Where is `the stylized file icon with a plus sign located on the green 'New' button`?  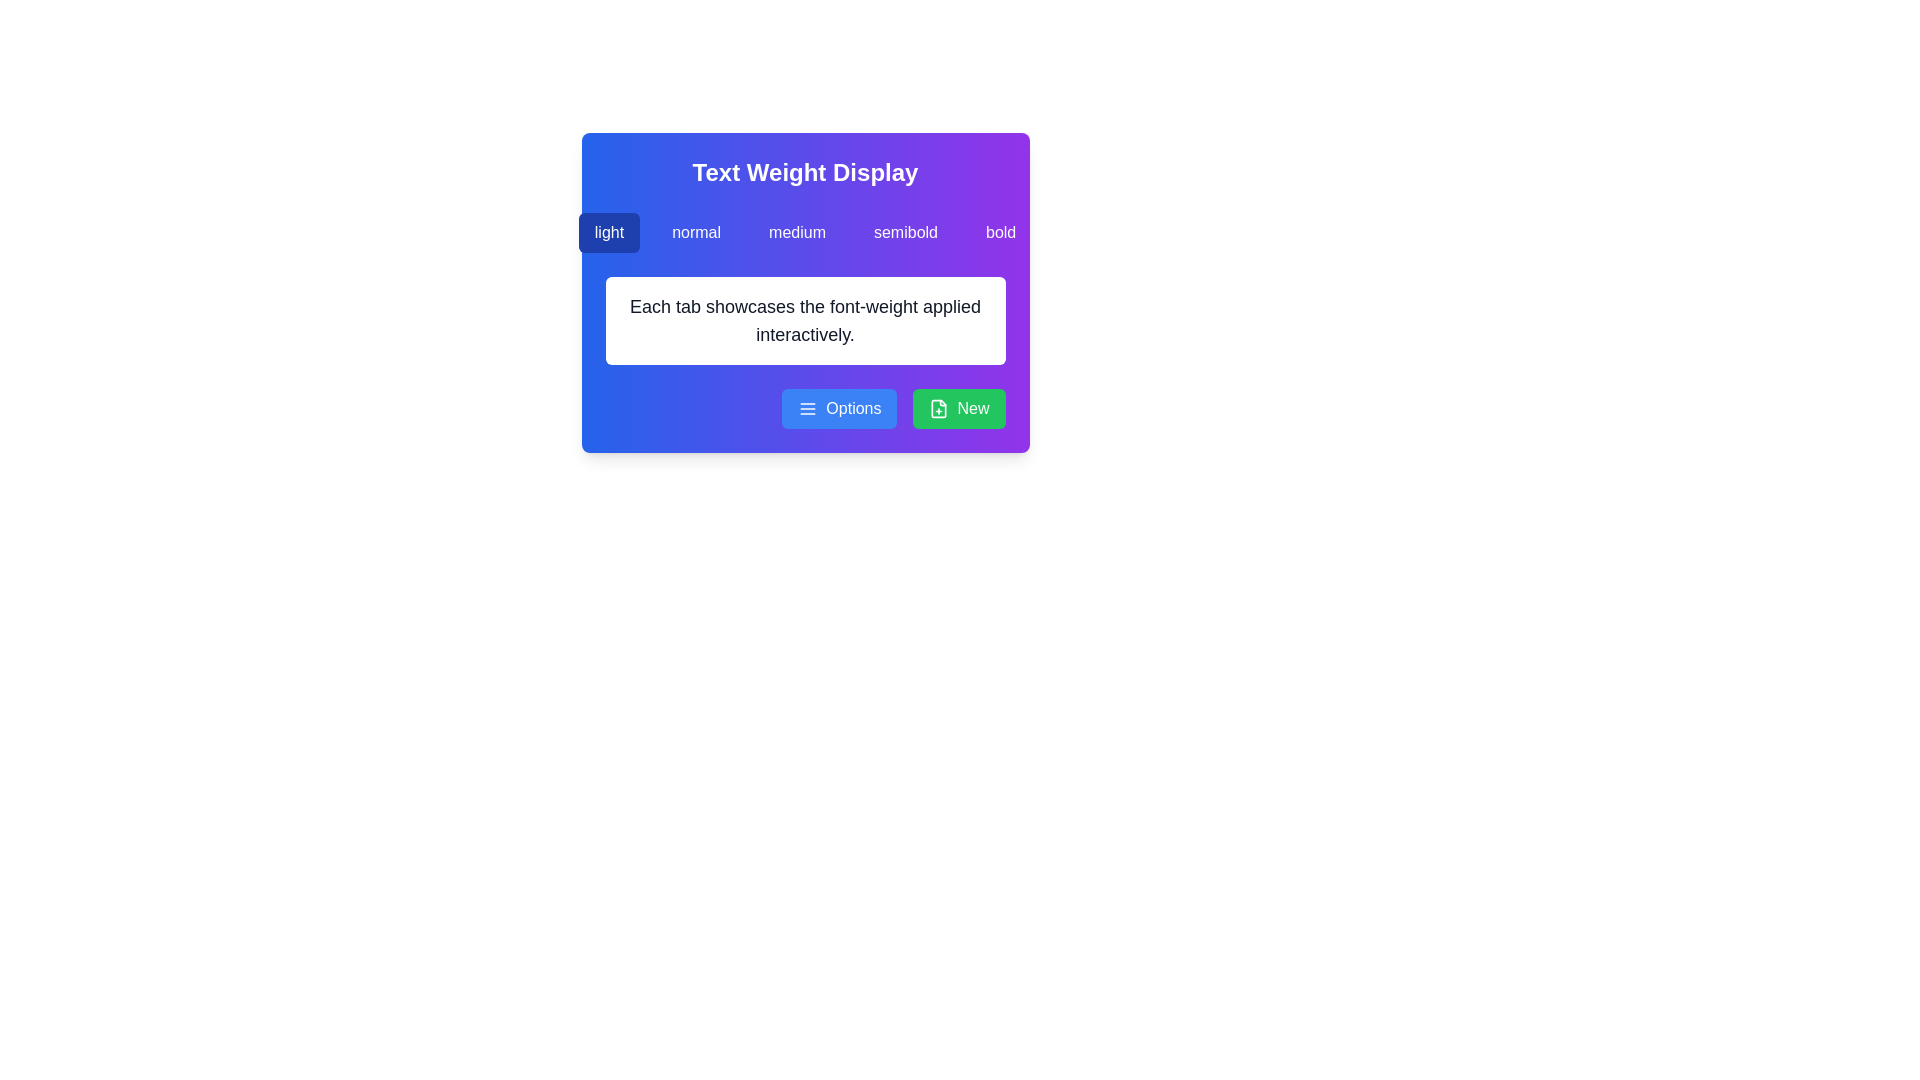 the stylized file icon with a plus sign located on the green 'New' button is located at coordinates (938, 407).